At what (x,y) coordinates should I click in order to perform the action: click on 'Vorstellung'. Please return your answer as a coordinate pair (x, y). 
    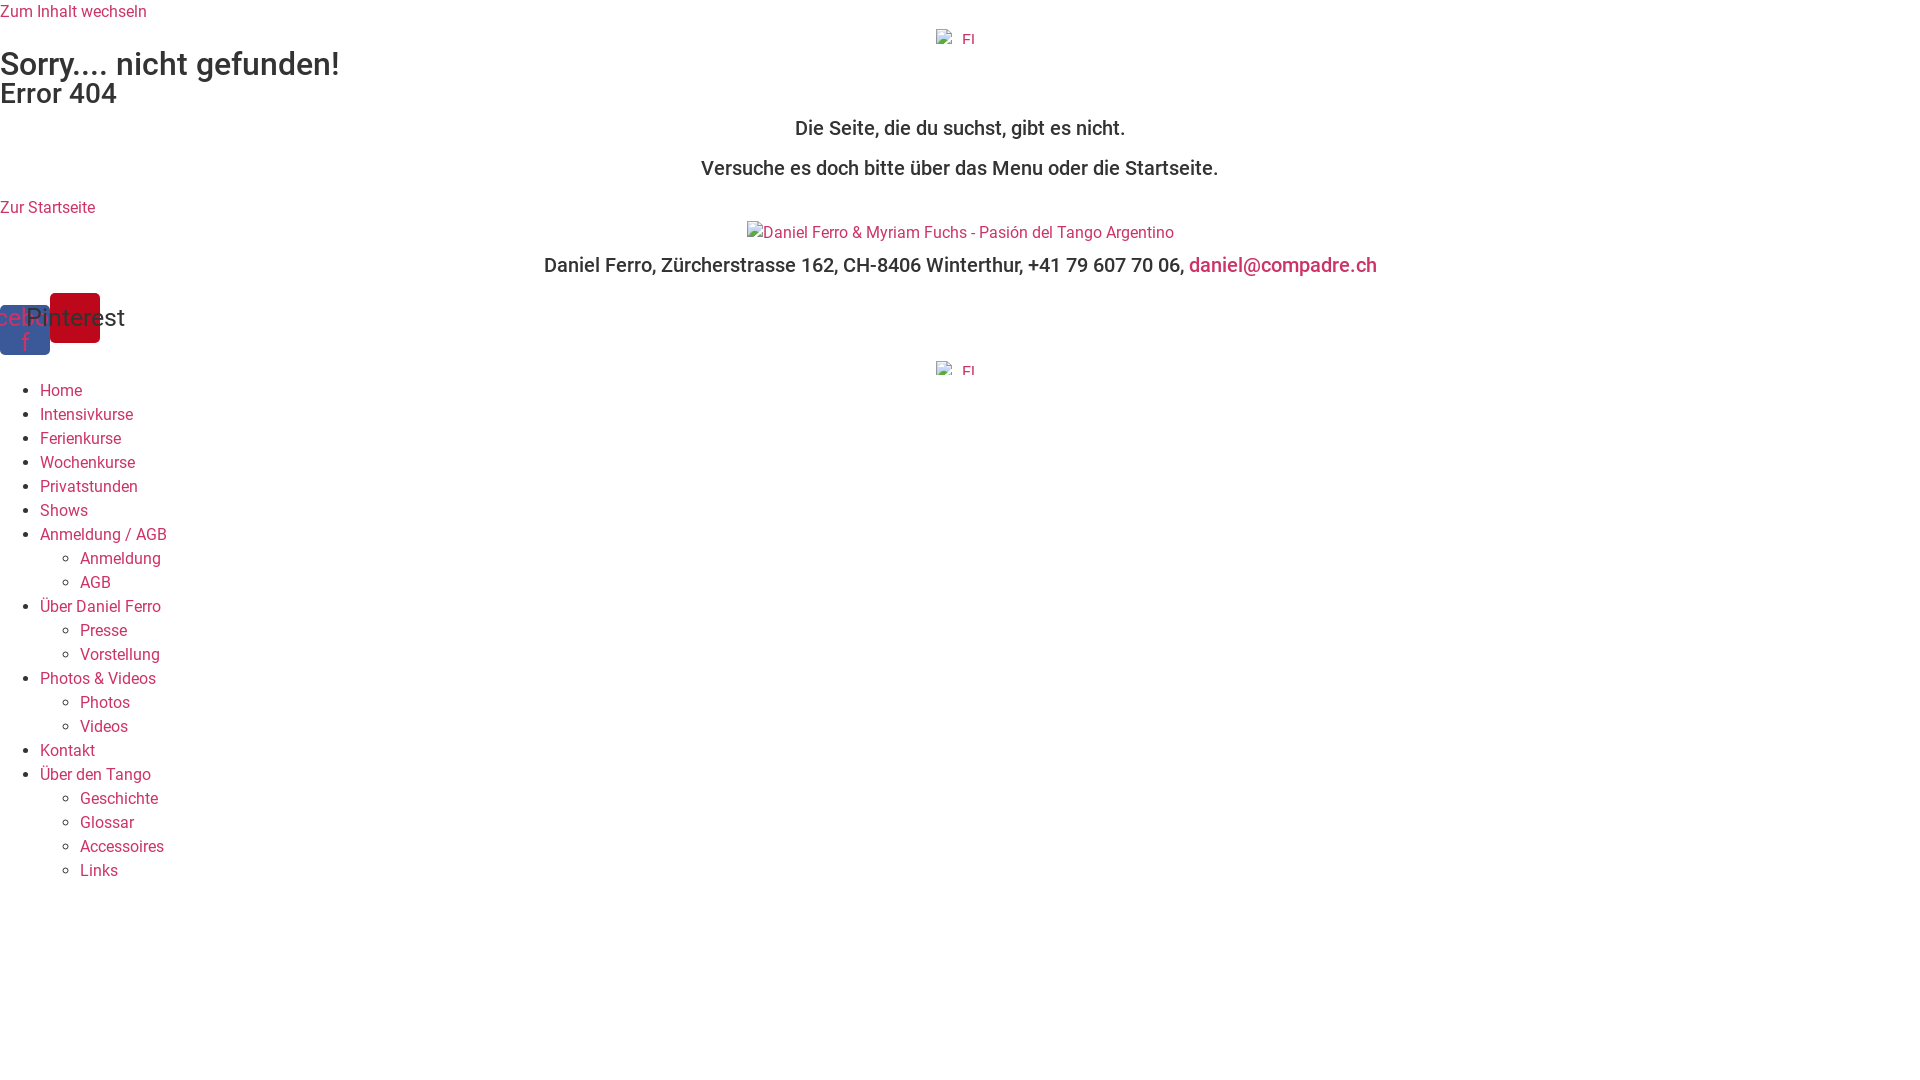
    Looking at the image, I should click on (80, 654).